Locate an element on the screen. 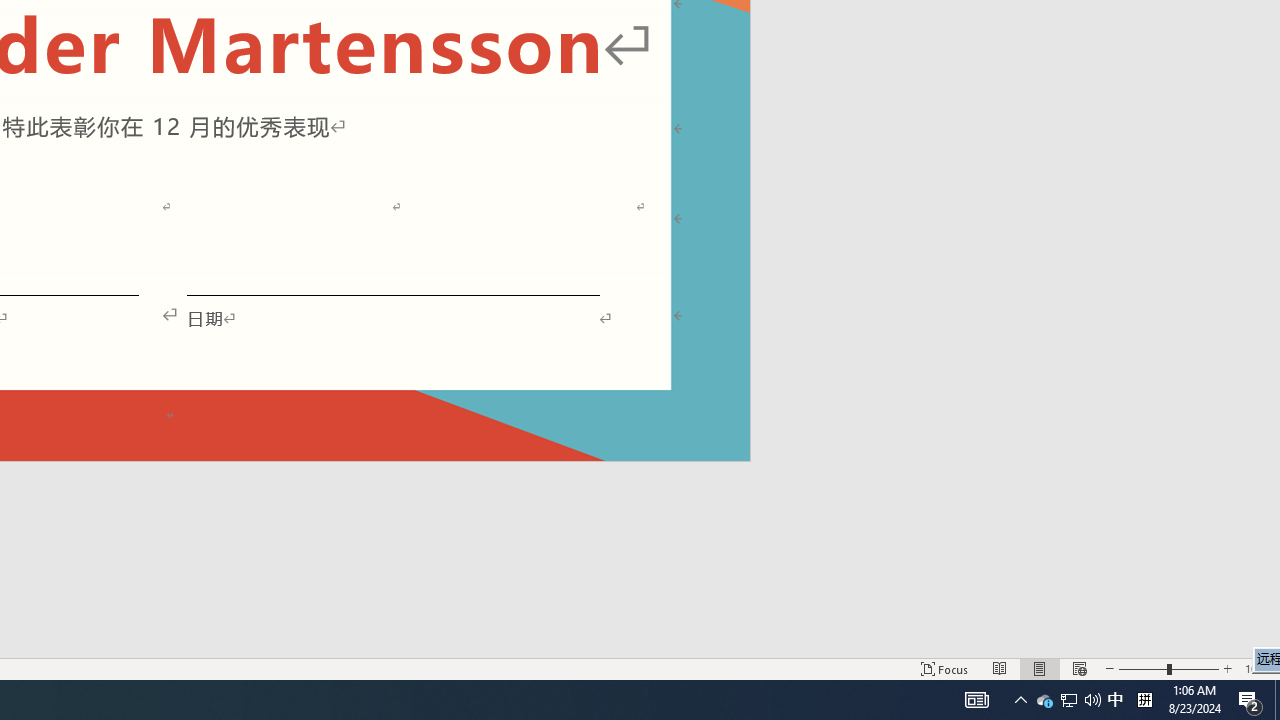 The height and width of the screenshot is (720, 1280). 'Print Layout' is located at coordinates (1040, 669).